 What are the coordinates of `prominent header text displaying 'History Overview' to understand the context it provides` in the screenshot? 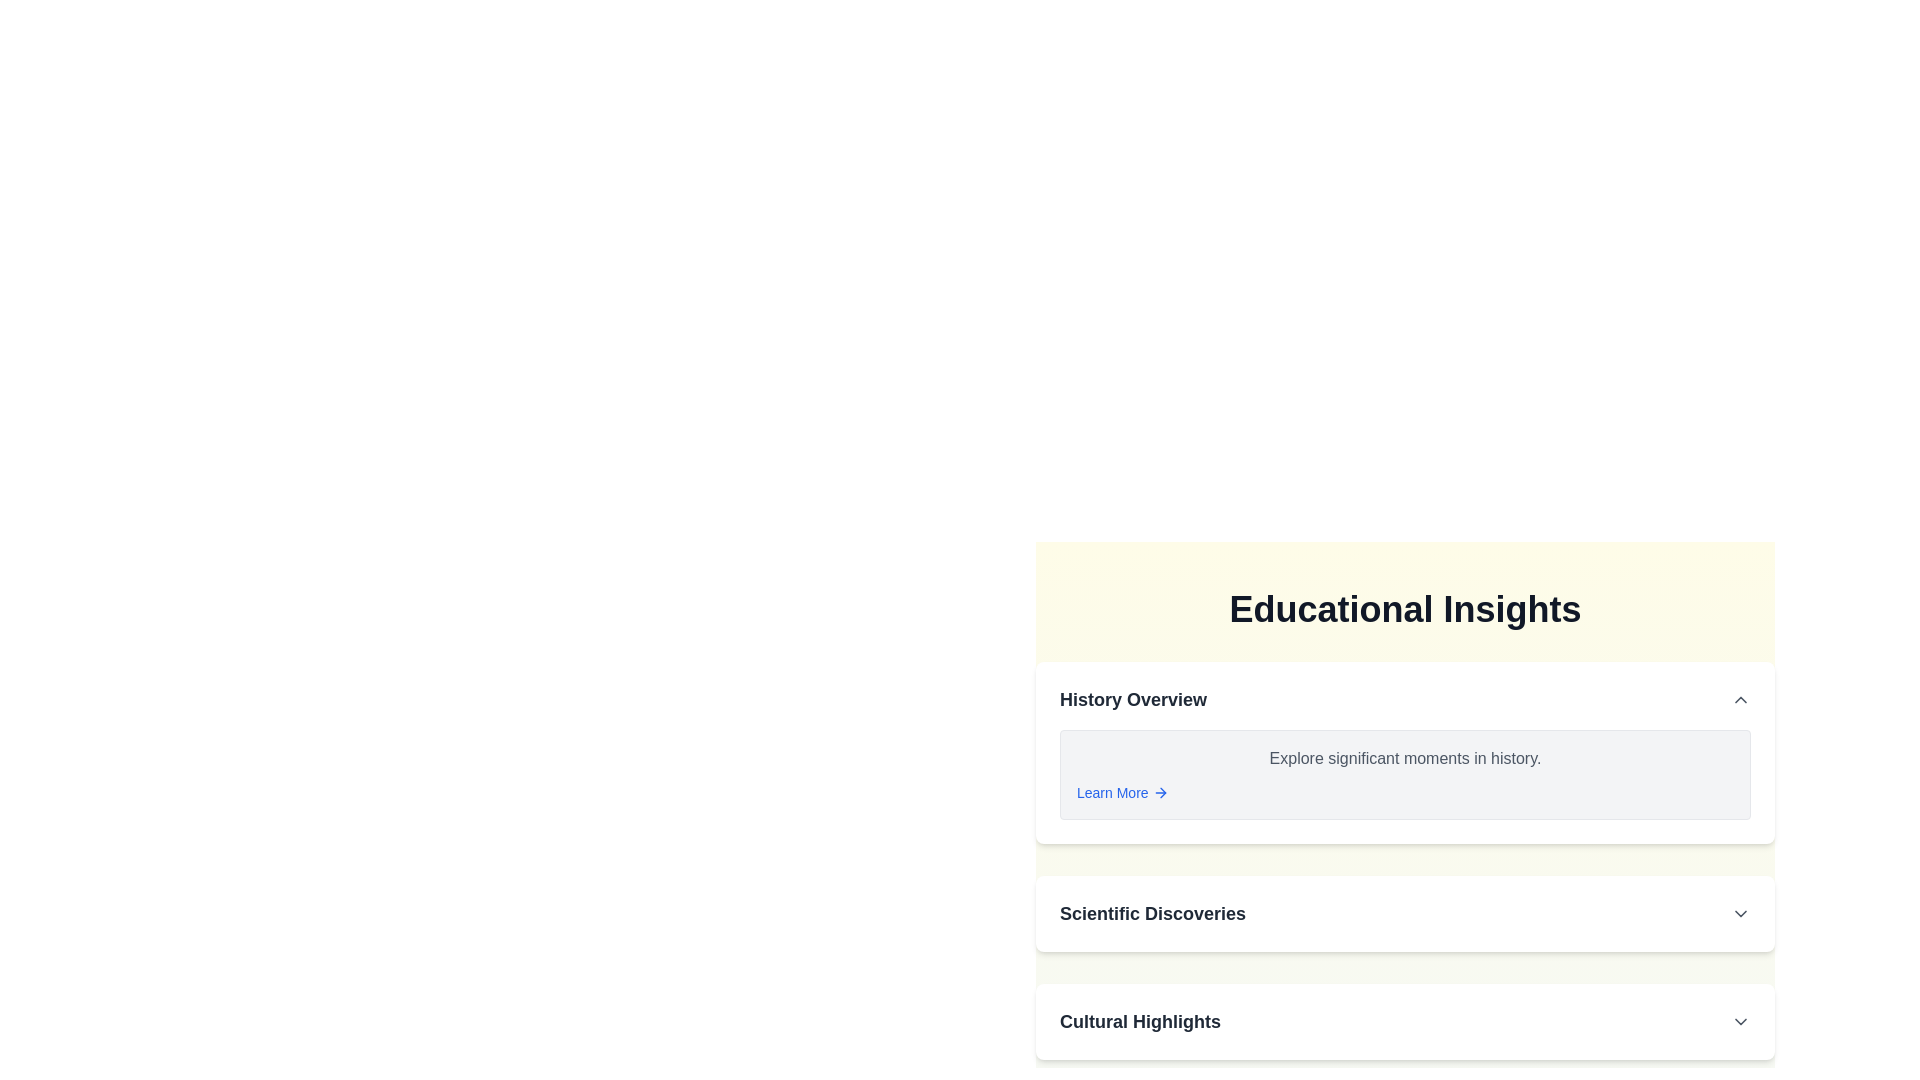 It's located at (1133, 698).